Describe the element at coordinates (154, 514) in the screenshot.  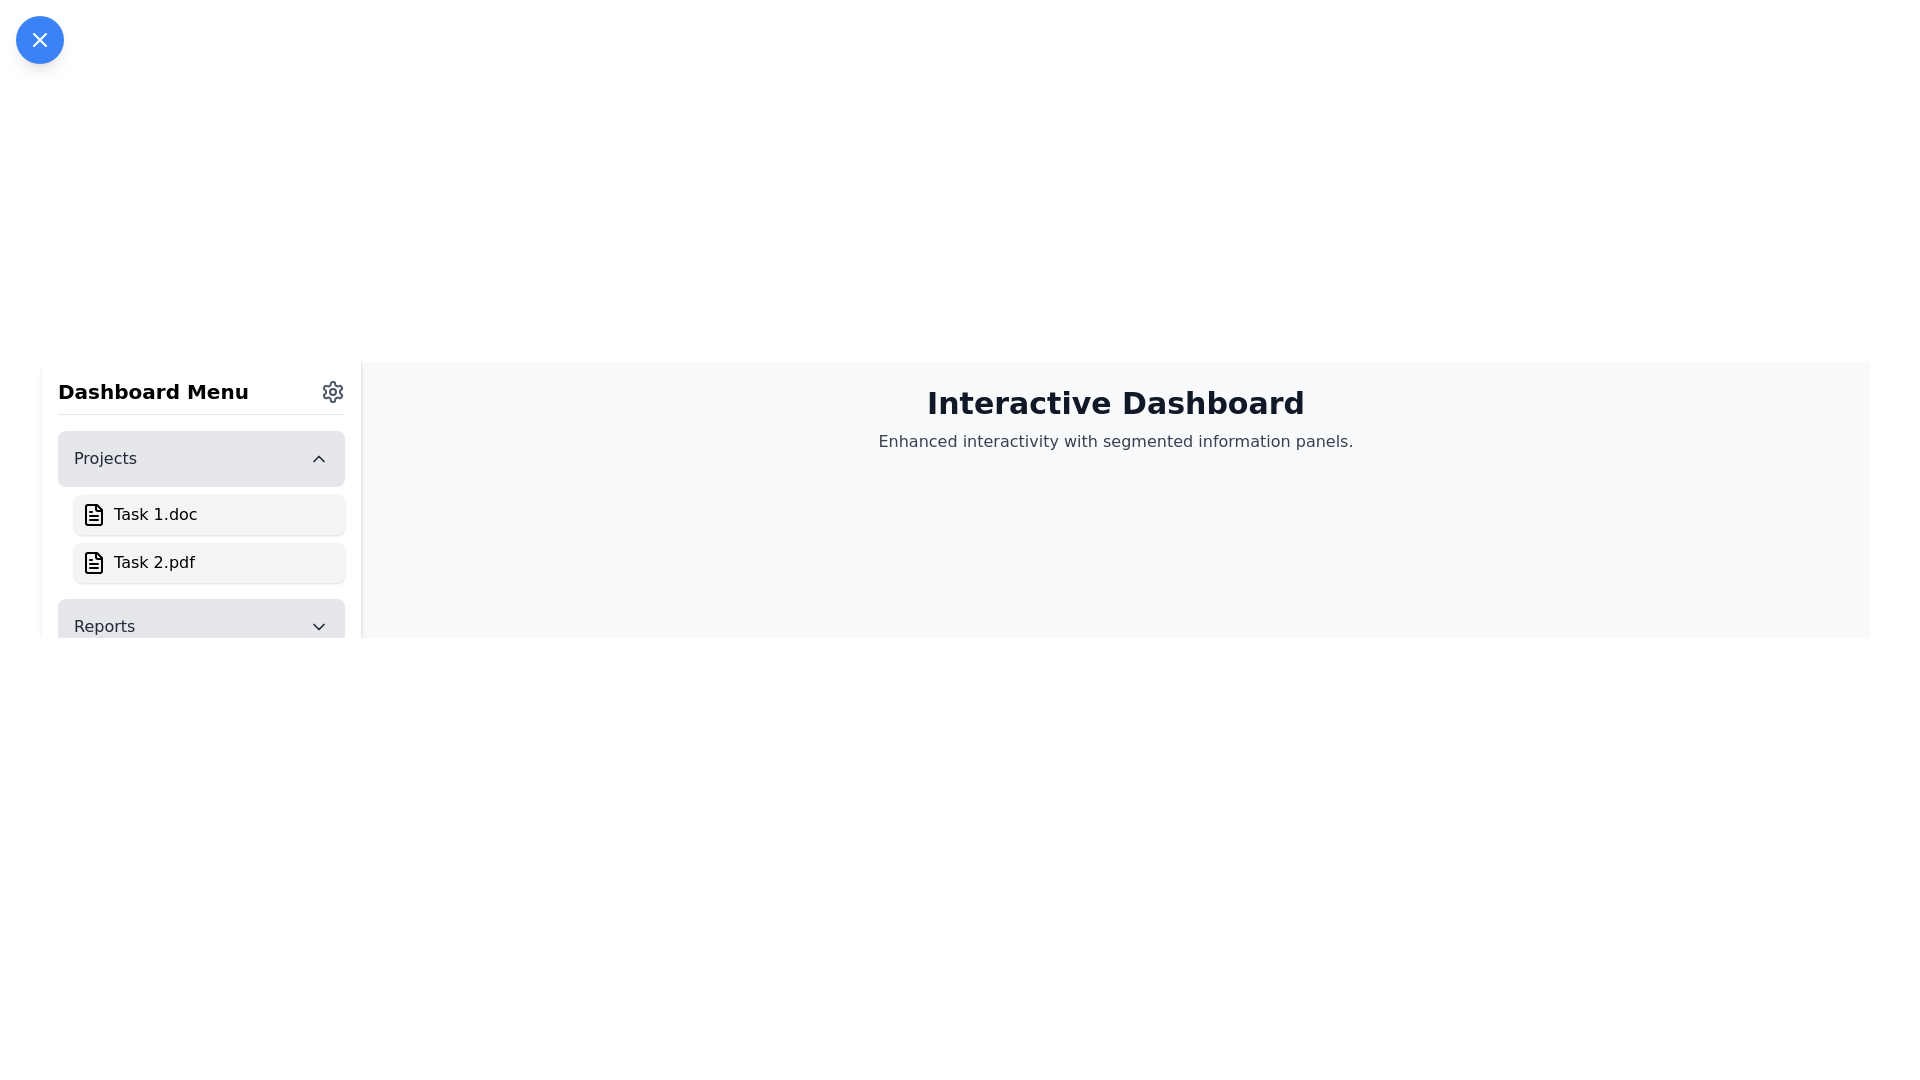
I see `the text label displaying 'Task 1.doc' located in the 'Projects' section of the 'Dashboard Menu'` at that location.